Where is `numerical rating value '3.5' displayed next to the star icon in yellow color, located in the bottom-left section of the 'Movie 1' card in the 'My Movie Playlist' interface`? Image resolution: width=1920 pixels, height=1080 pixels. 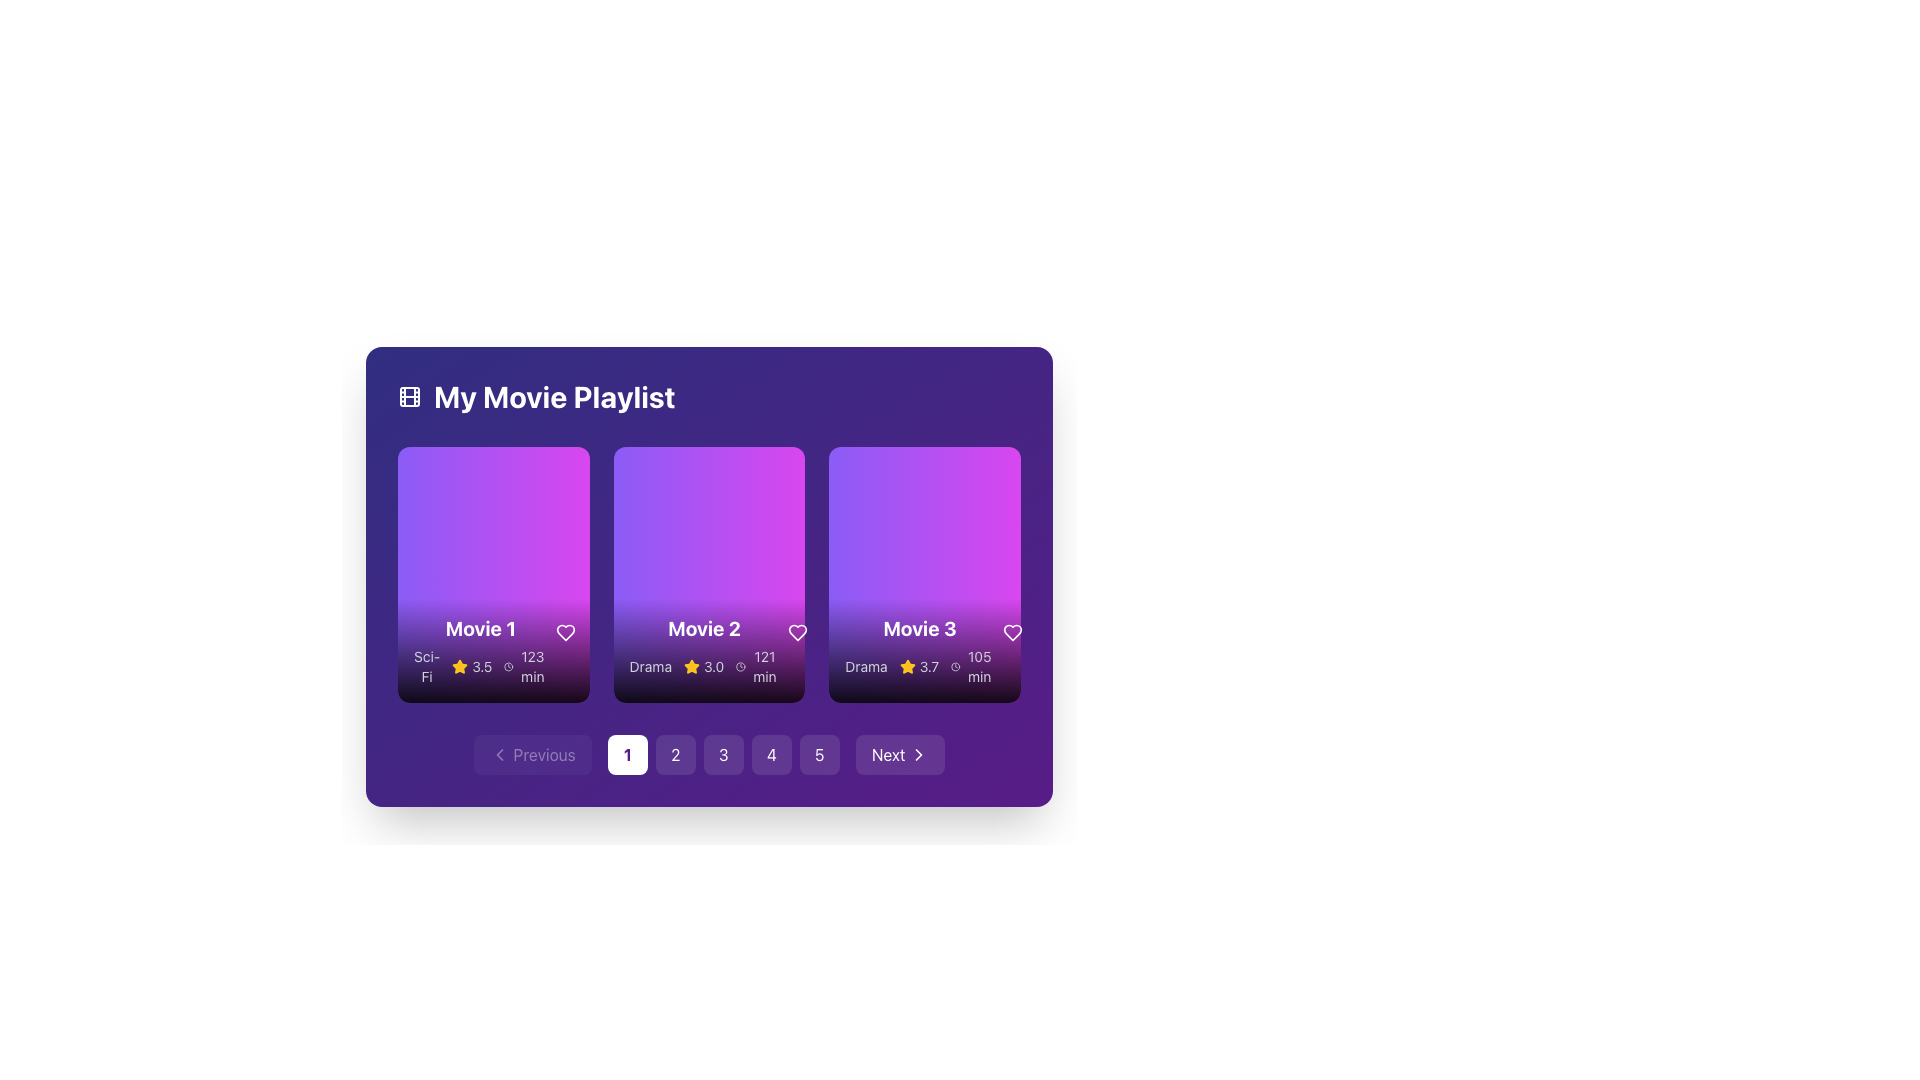 numerical rating value '3.5' displayed next to the star icon in yellow color, located in the bottom-left section of the 'Movie 1' card in the 'My Movie Playlist' interface is located at coordinates (471, 667).